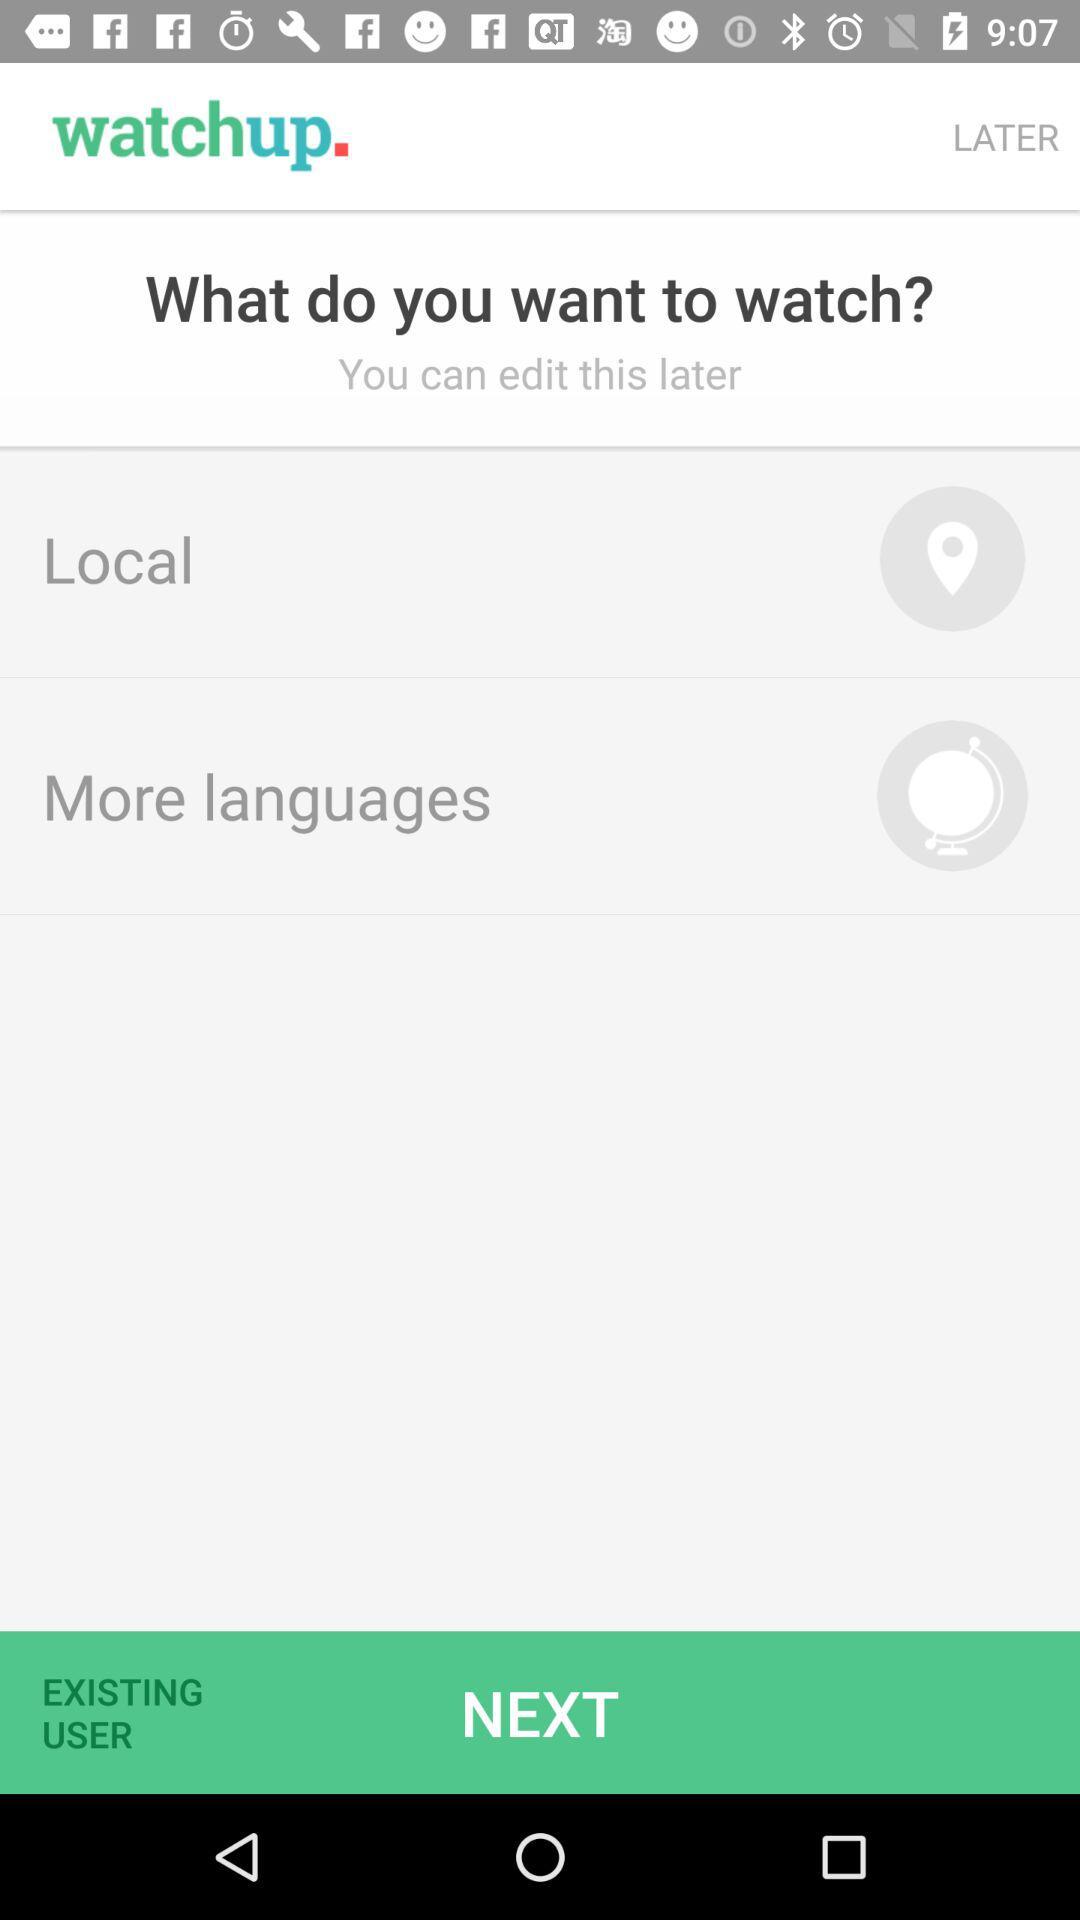  I want to click on the icon next to next, so click(135, 1711).